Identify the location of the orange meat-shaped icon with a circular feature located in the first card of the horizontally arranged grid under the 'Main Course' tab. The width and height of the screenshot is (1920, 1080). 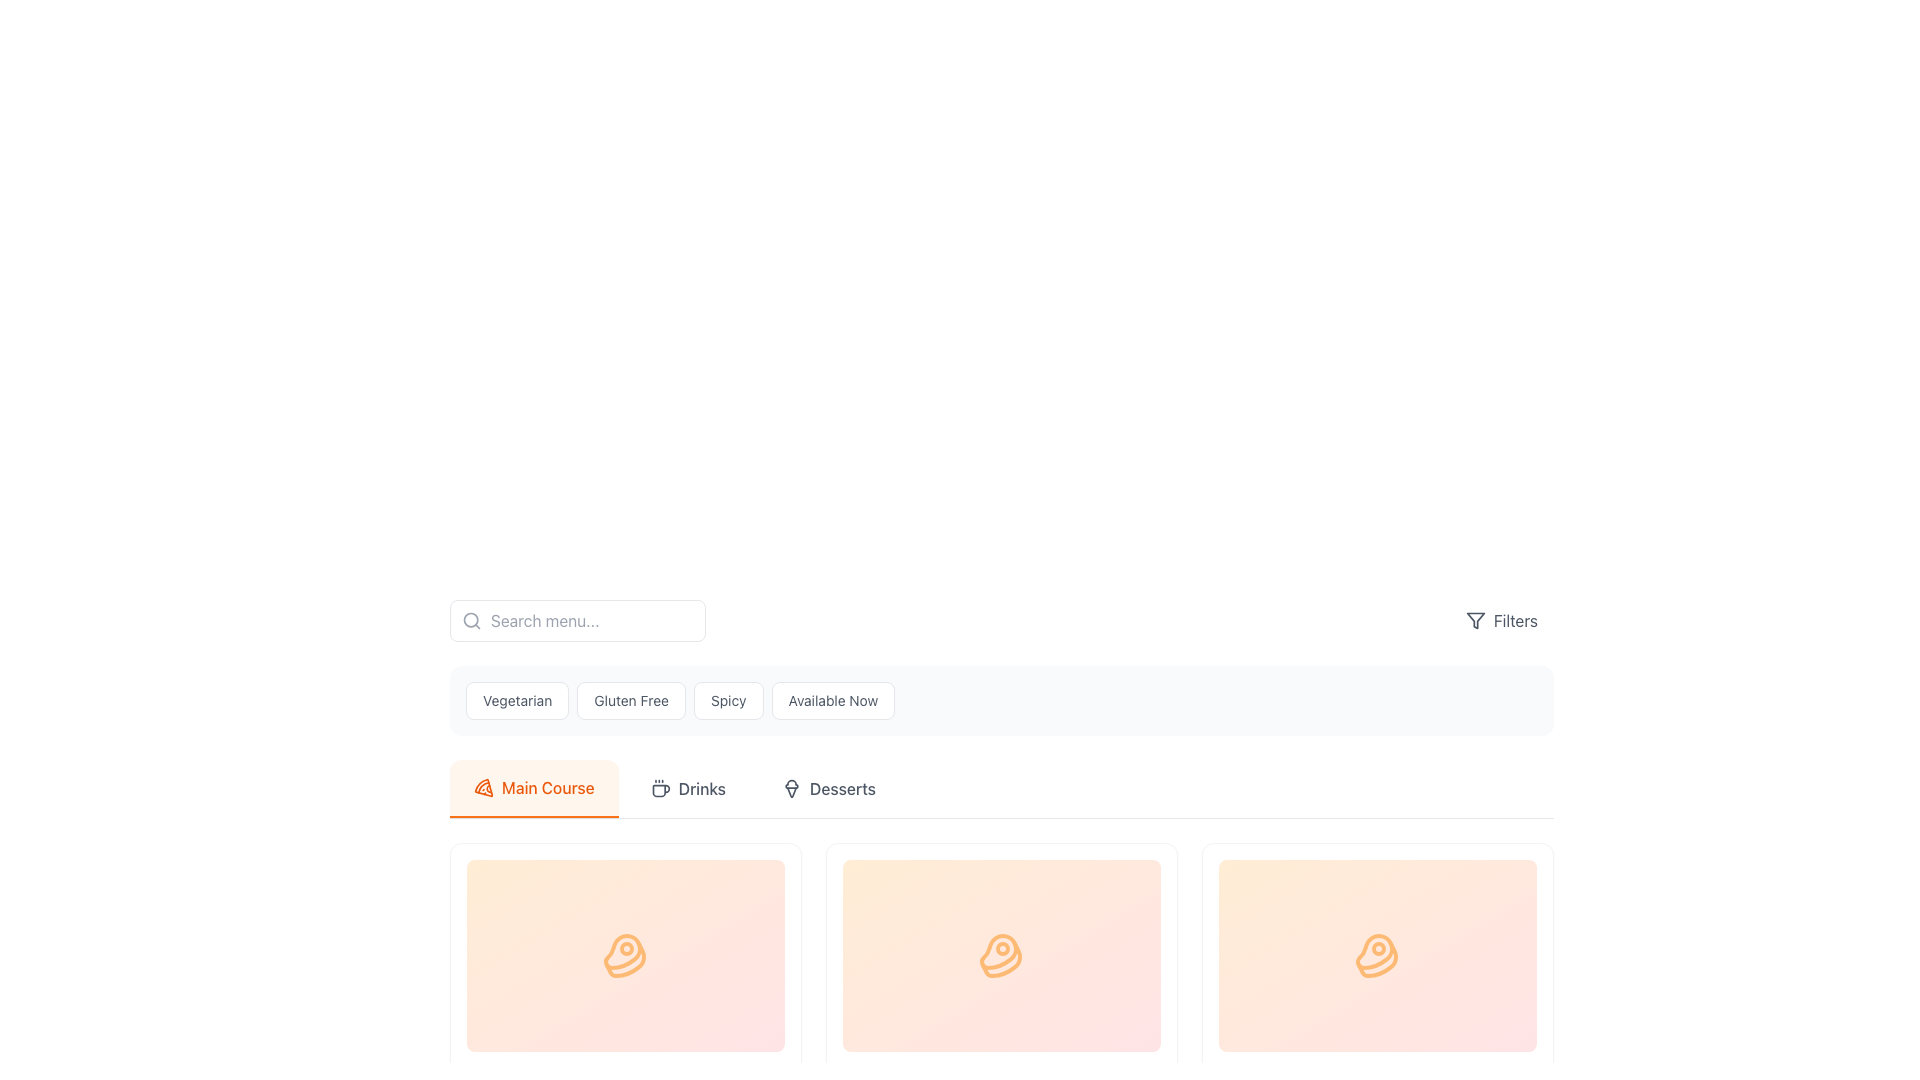
(622, 951).